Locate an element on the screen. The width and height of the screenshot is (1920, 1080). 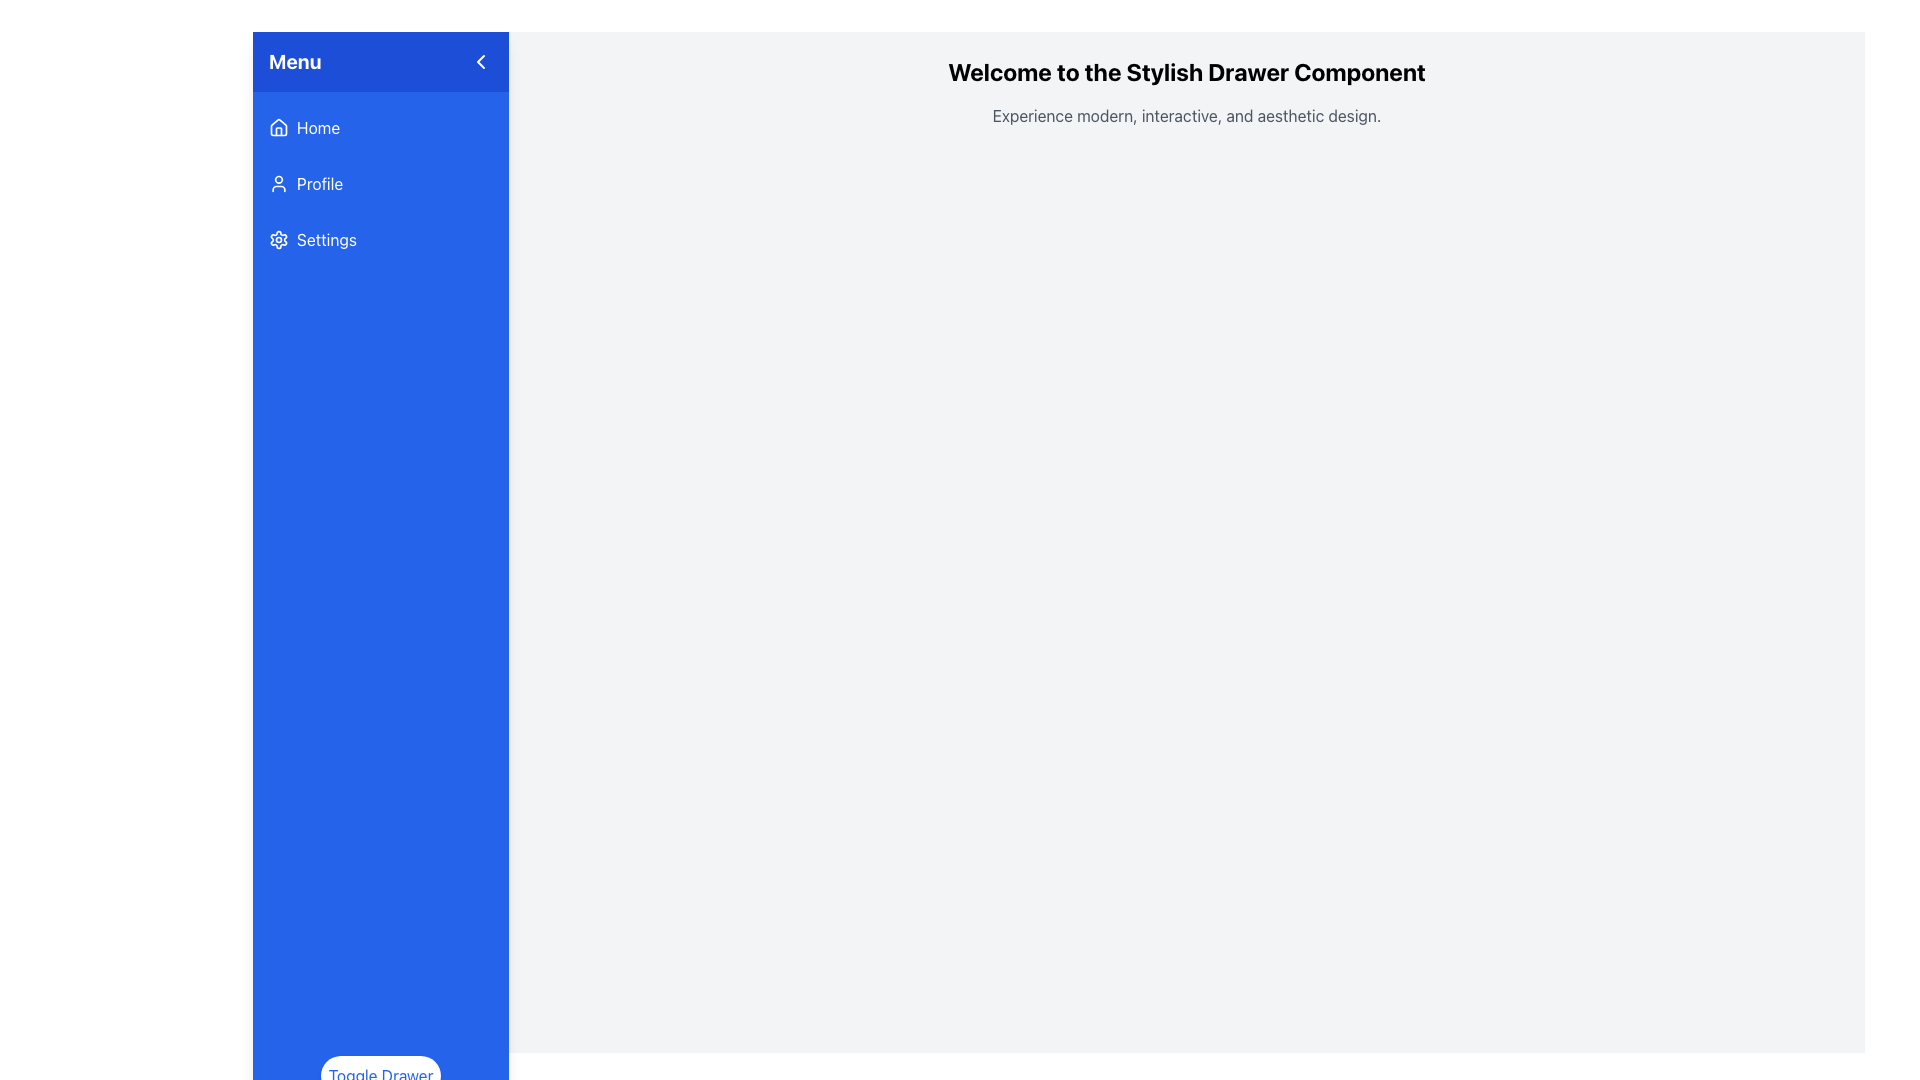
the house icon in the Menu sidebar is located at coordinates (277, 127).